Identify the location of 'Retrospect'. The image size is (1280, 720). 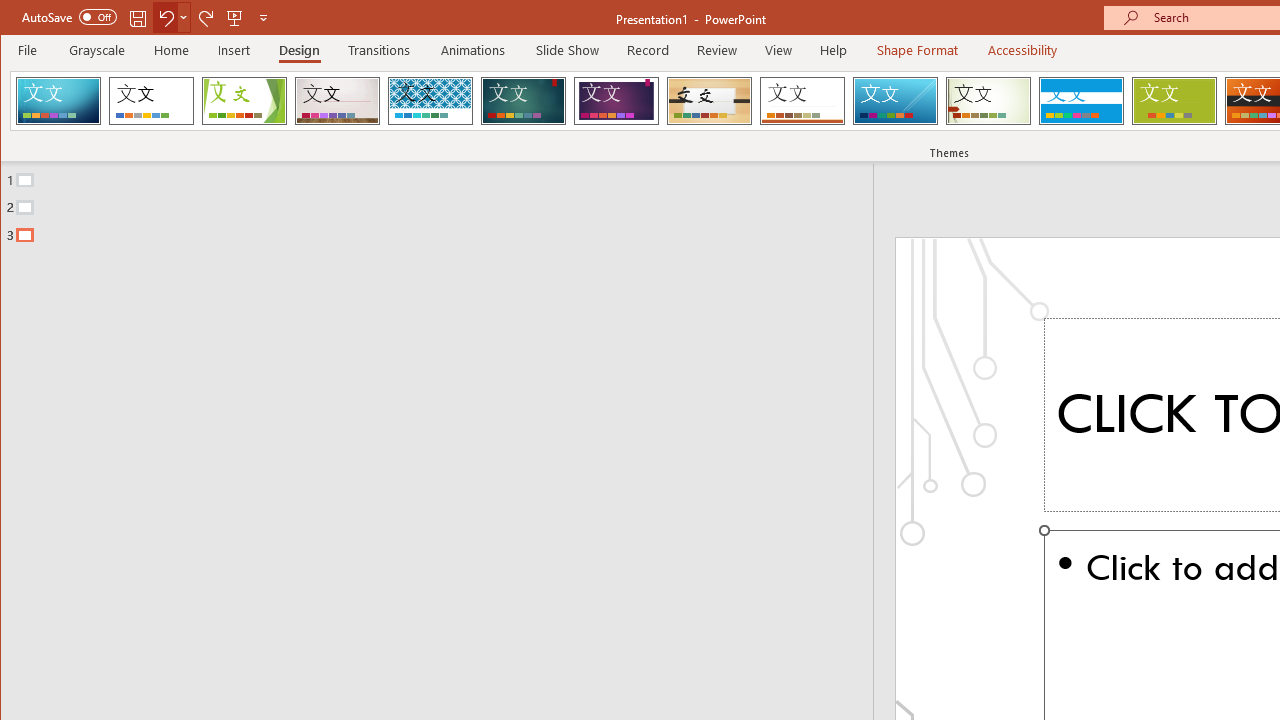
(802, 100).